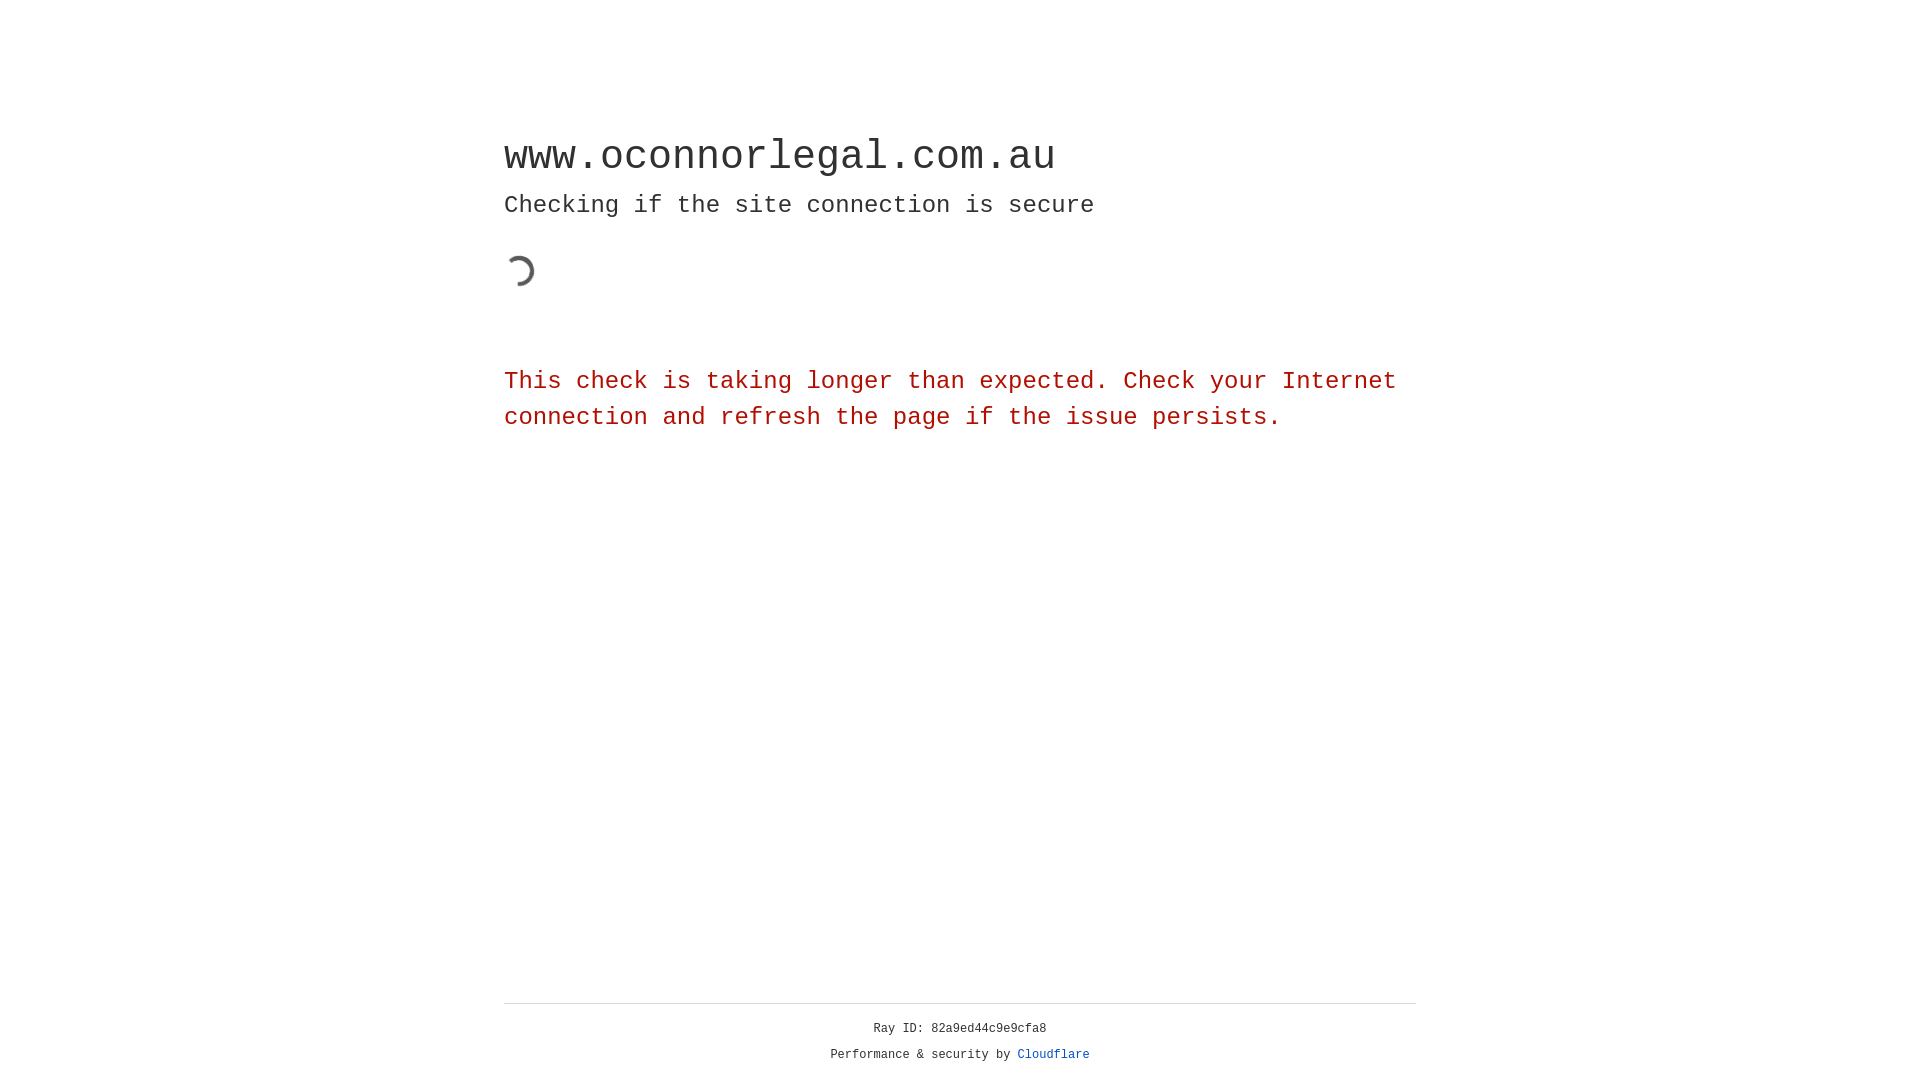  What do you see at coordinates (1017, 1054) in the screenshot?
I see `'Cloudflare'` at bounding box center [1017, 1054].